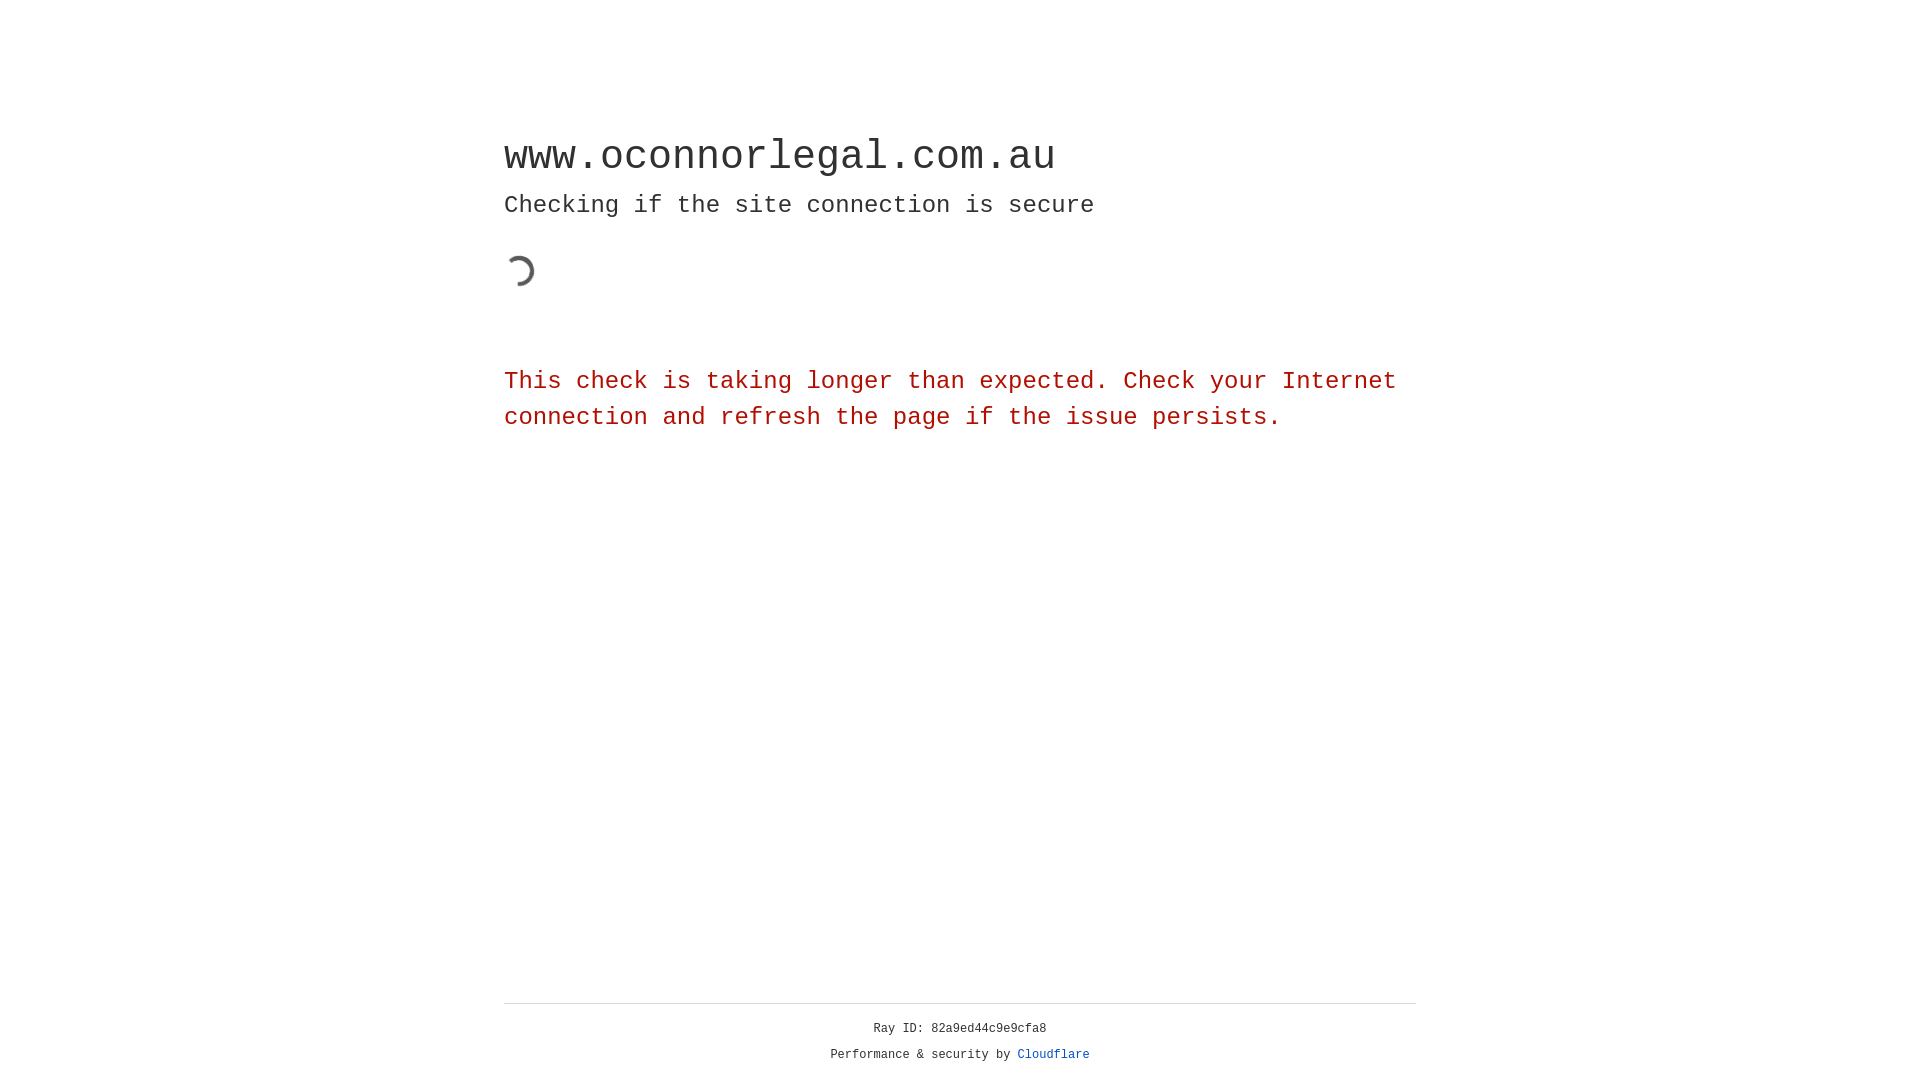  What do you see at coordinates (1017, 1054) in the screenshot?
I see `'Cloudflare'` at bounding box center [1017, 1054].